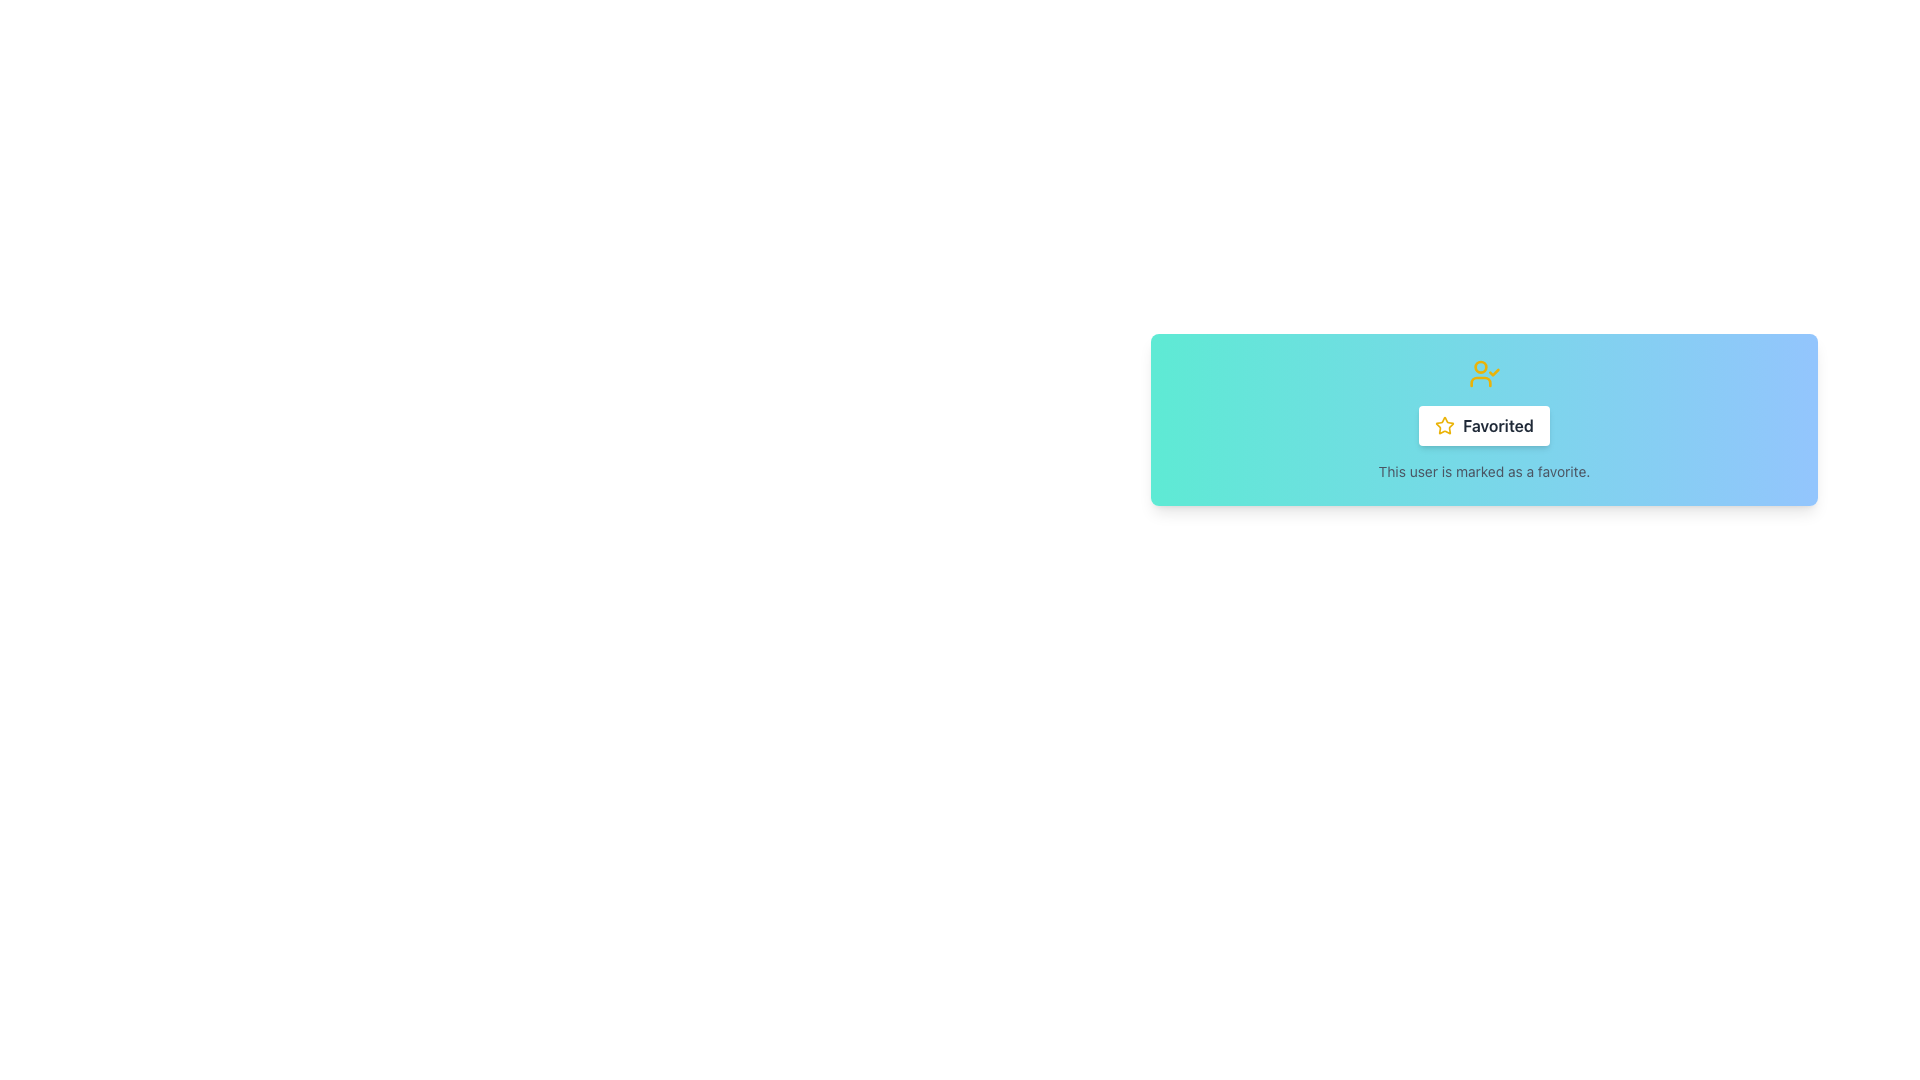 Image resolution: width=1920 pixels, height=1080 pixels. Describe the element at coordinates (1445, 424) in the screenshot. I see `the decorative 'Favorite' icon located at the top section of the card layout, which signifies the 'Favorite' status of the content` at that location.